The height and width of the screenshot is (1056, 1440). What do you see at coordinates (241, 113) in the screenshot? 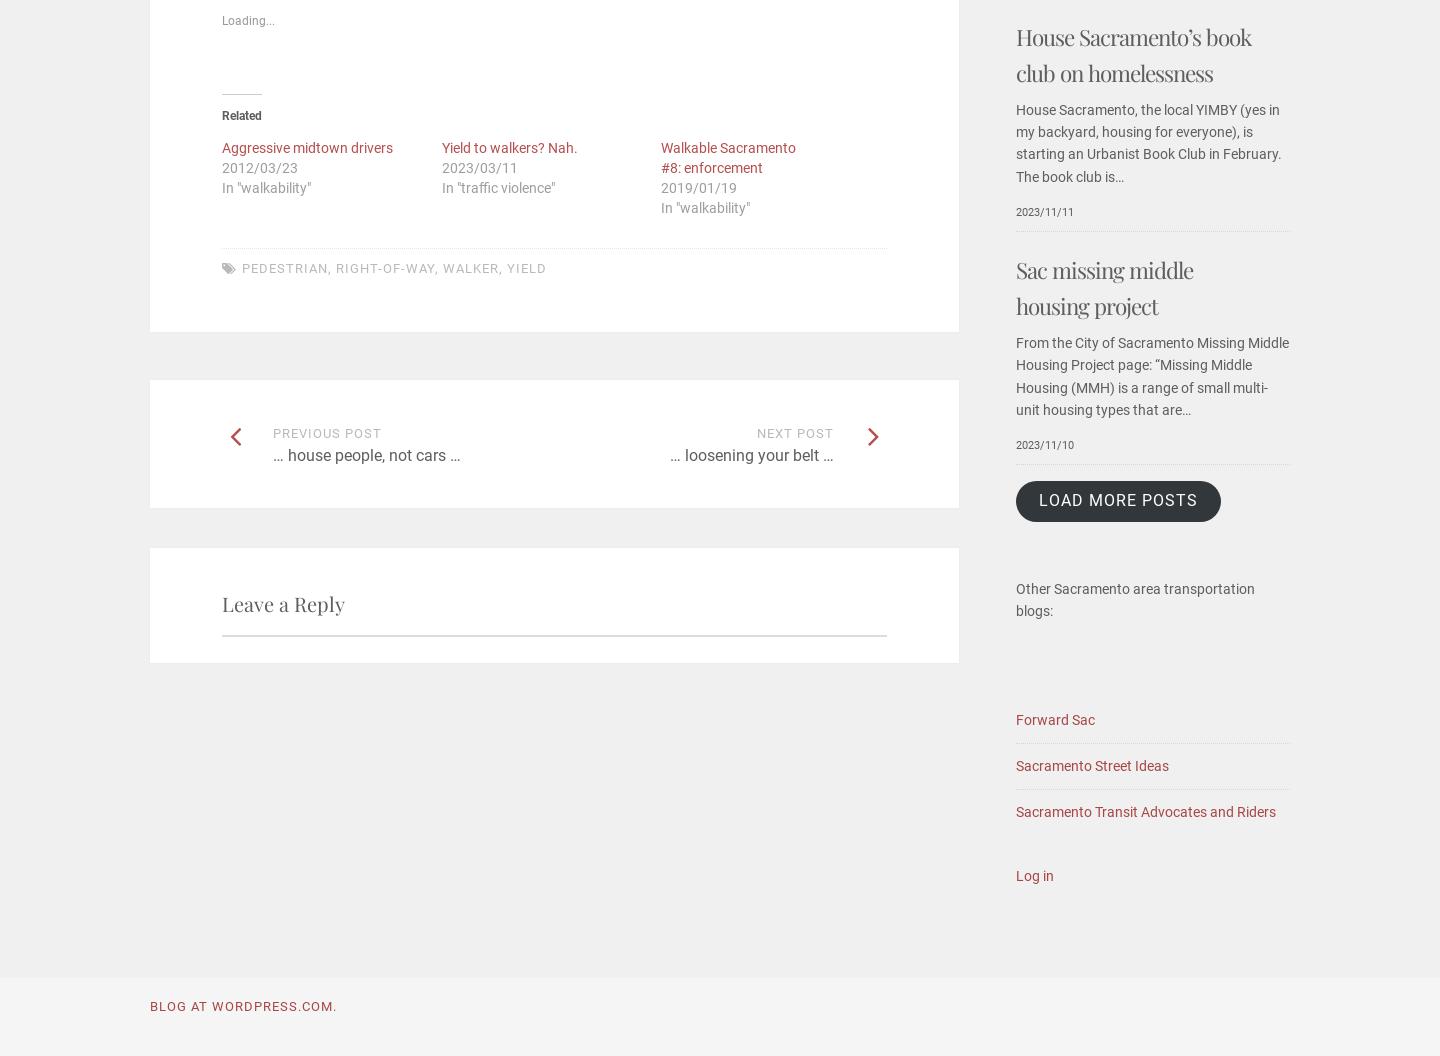
I see `'Related'` at bounding box center [241, 113].